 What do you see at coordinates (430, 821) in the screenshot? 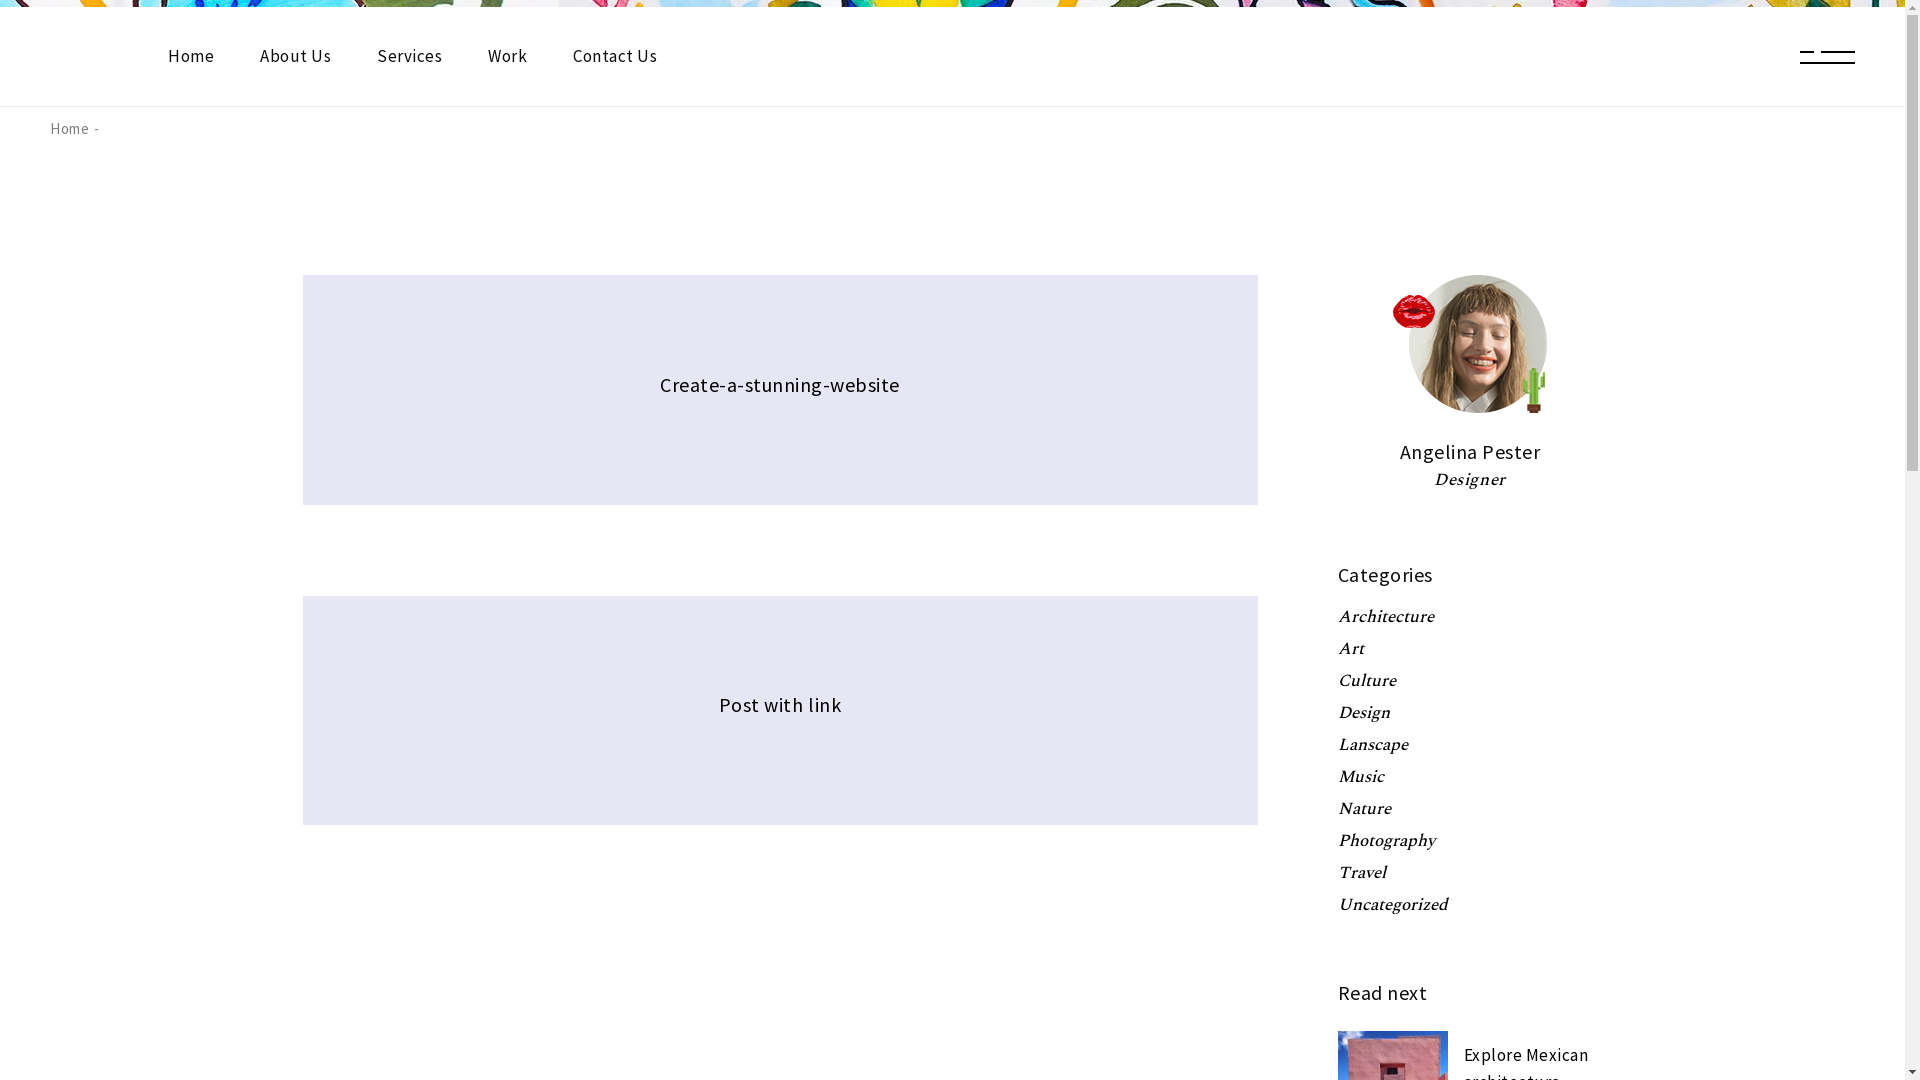
I see `'In.'` at bounding box center [430, 821].